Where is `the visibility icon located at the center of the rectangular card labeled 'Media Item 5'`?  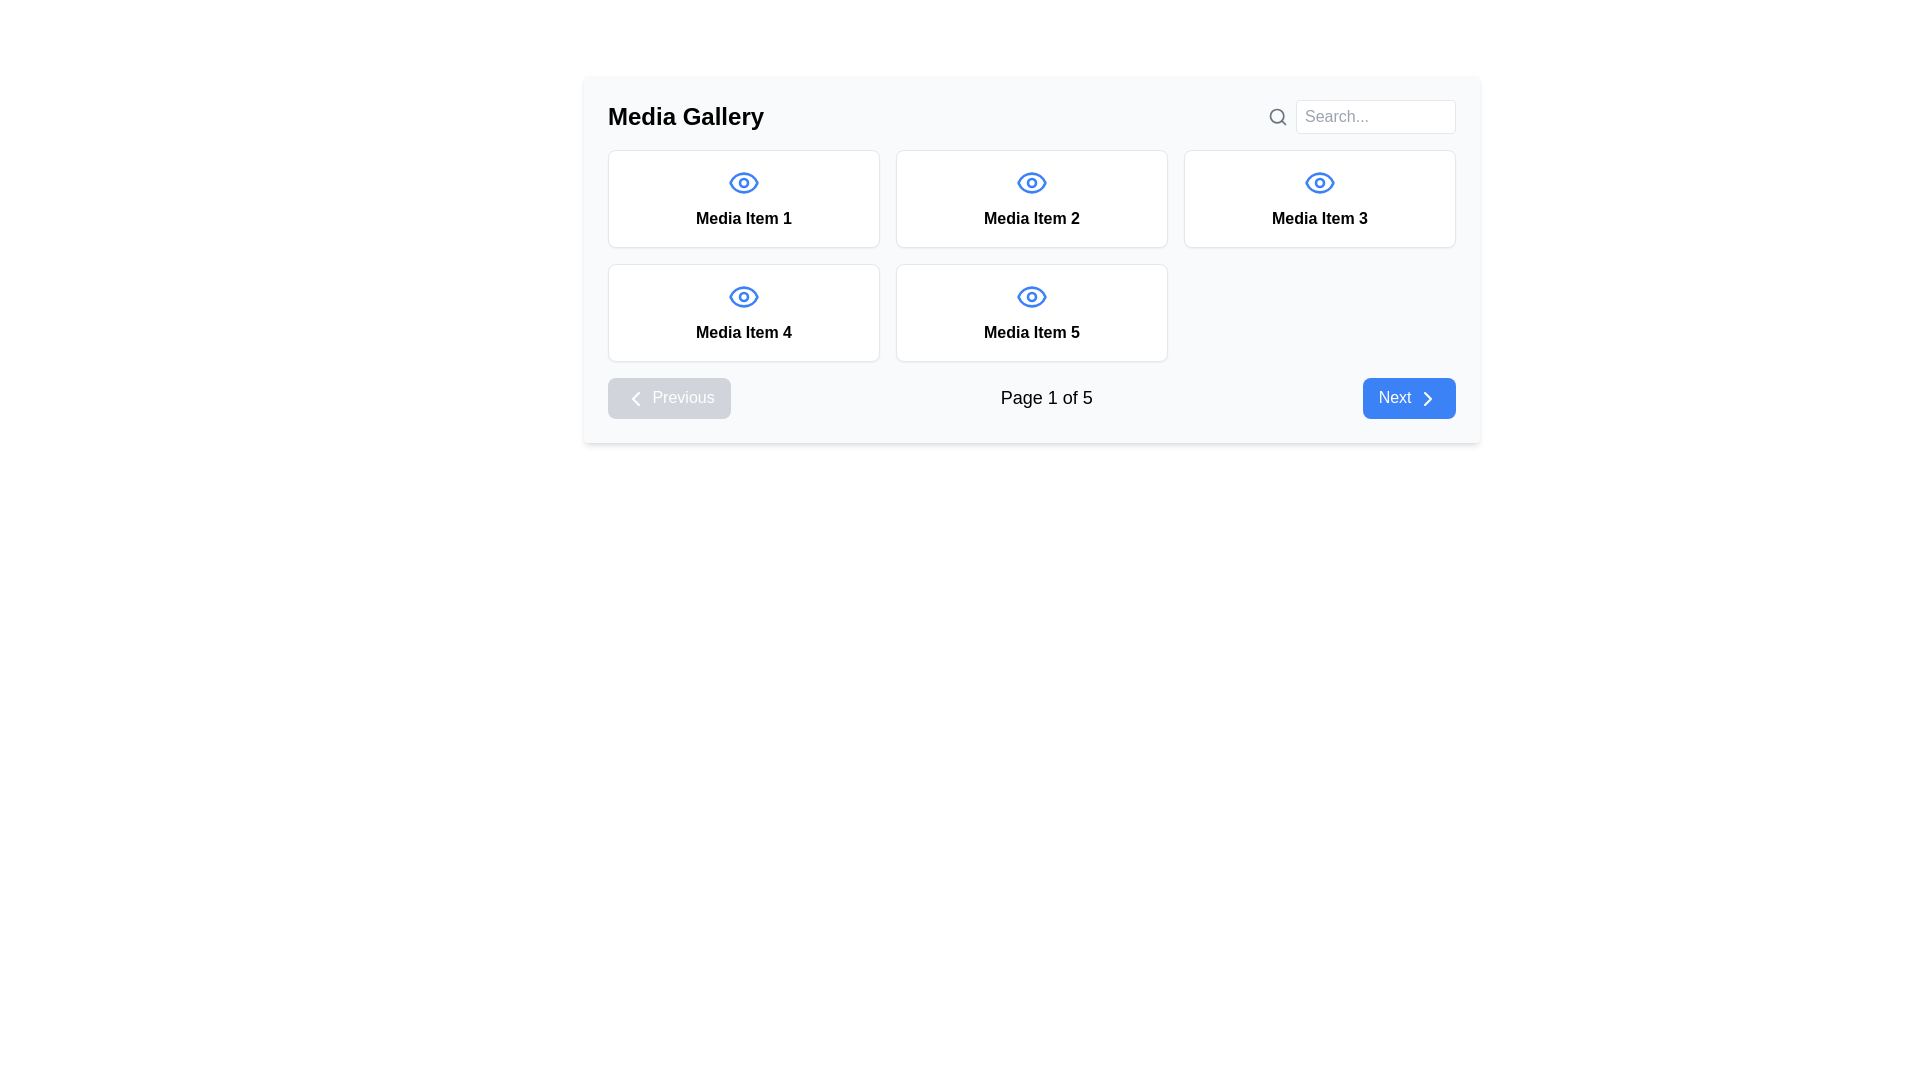 the visibility icon located at the center of the rectangular card labeled 'Media Item 5' is located at coordinates (1032, 297).